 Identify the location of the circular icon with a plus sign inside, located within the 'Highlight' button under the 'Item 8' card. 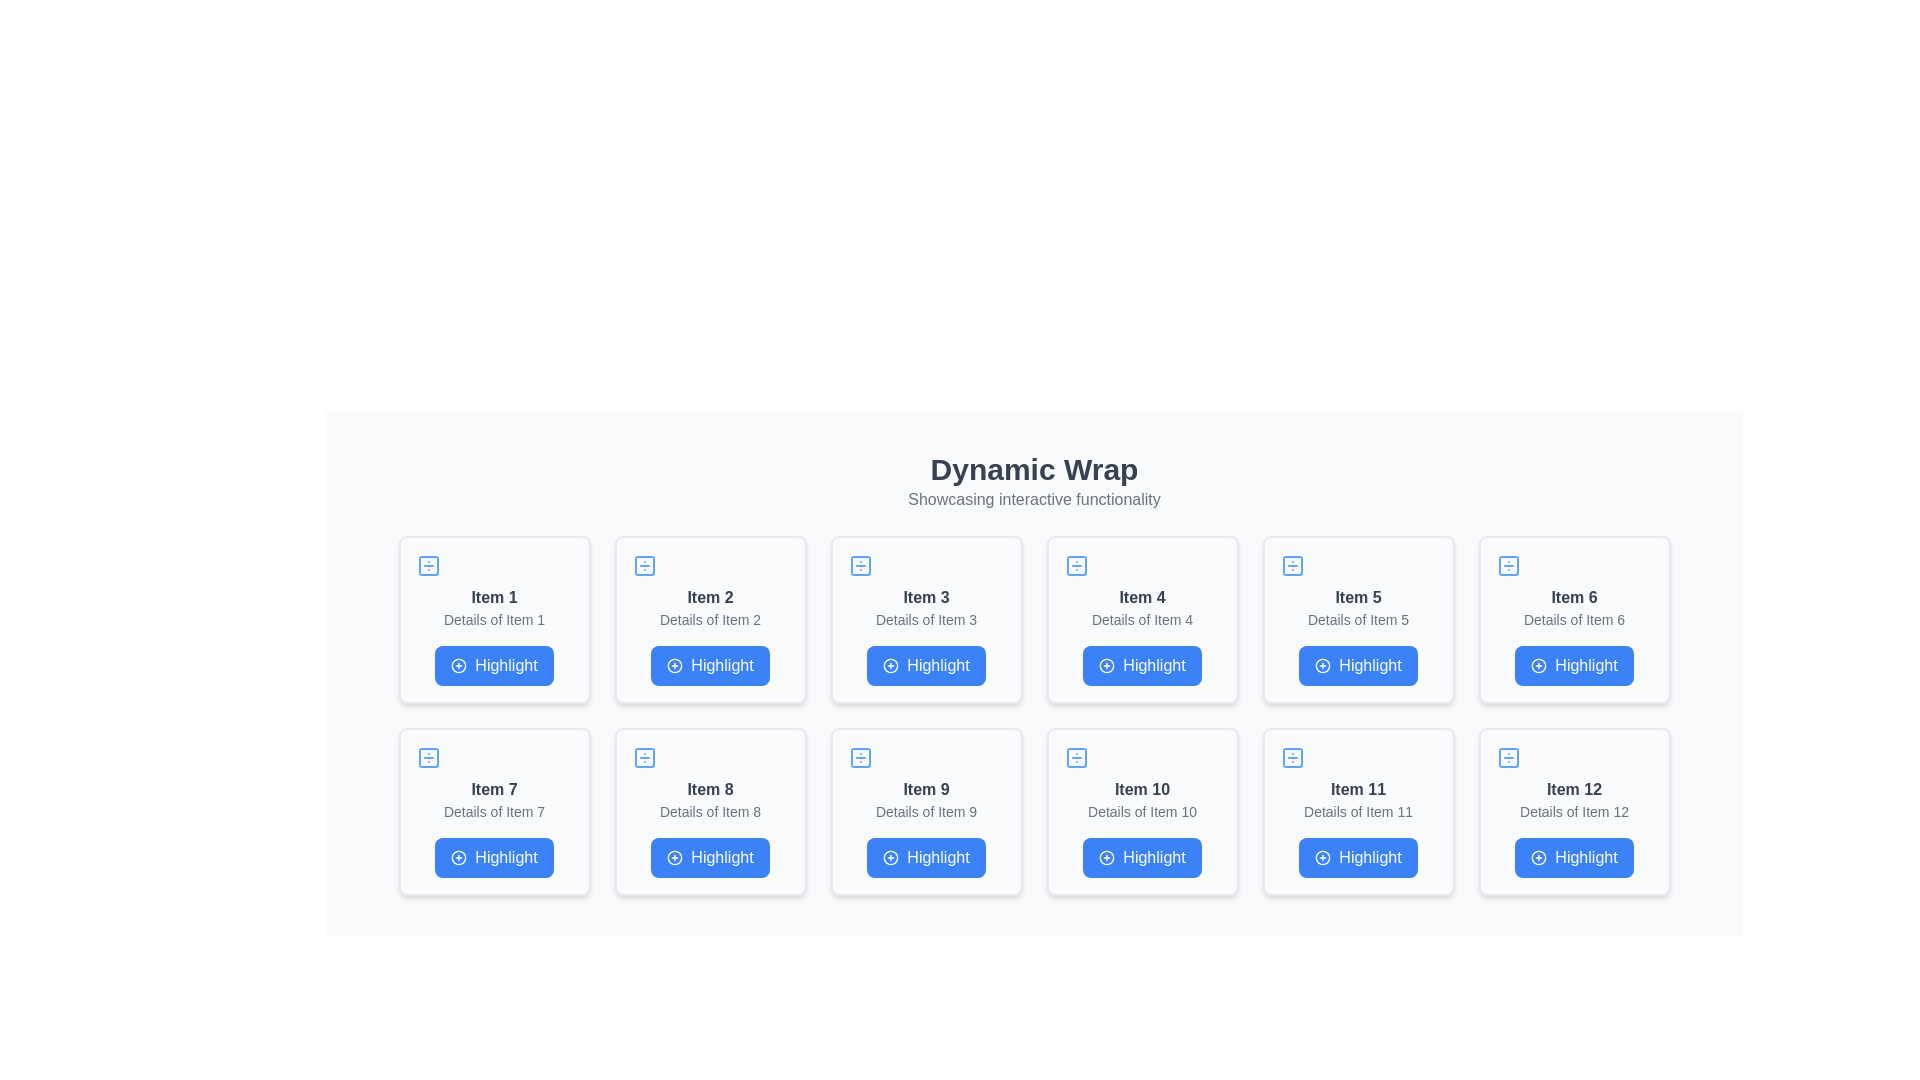
(675, 856).